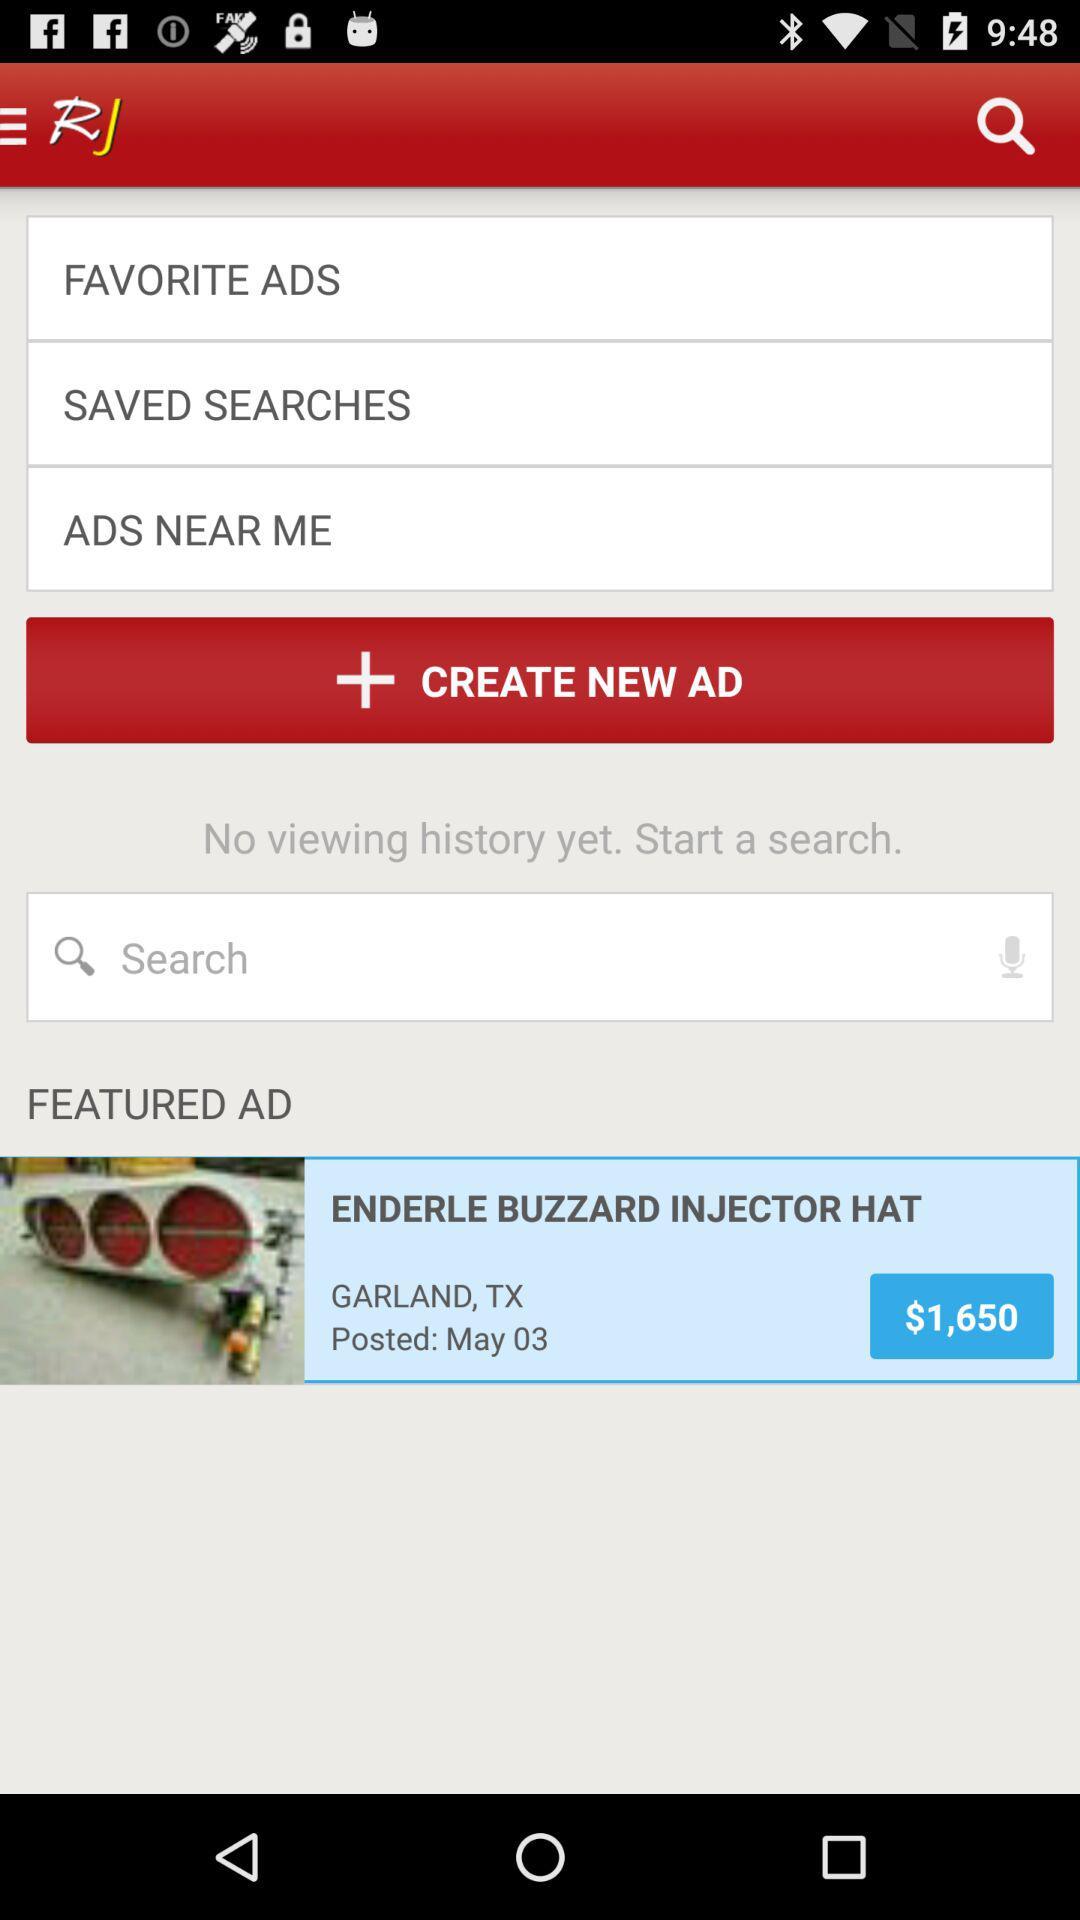 Image resolution: width=1080 pixels, height=1920 pixels. I want to click on the app below the favorite ads item, so click(525, 402).